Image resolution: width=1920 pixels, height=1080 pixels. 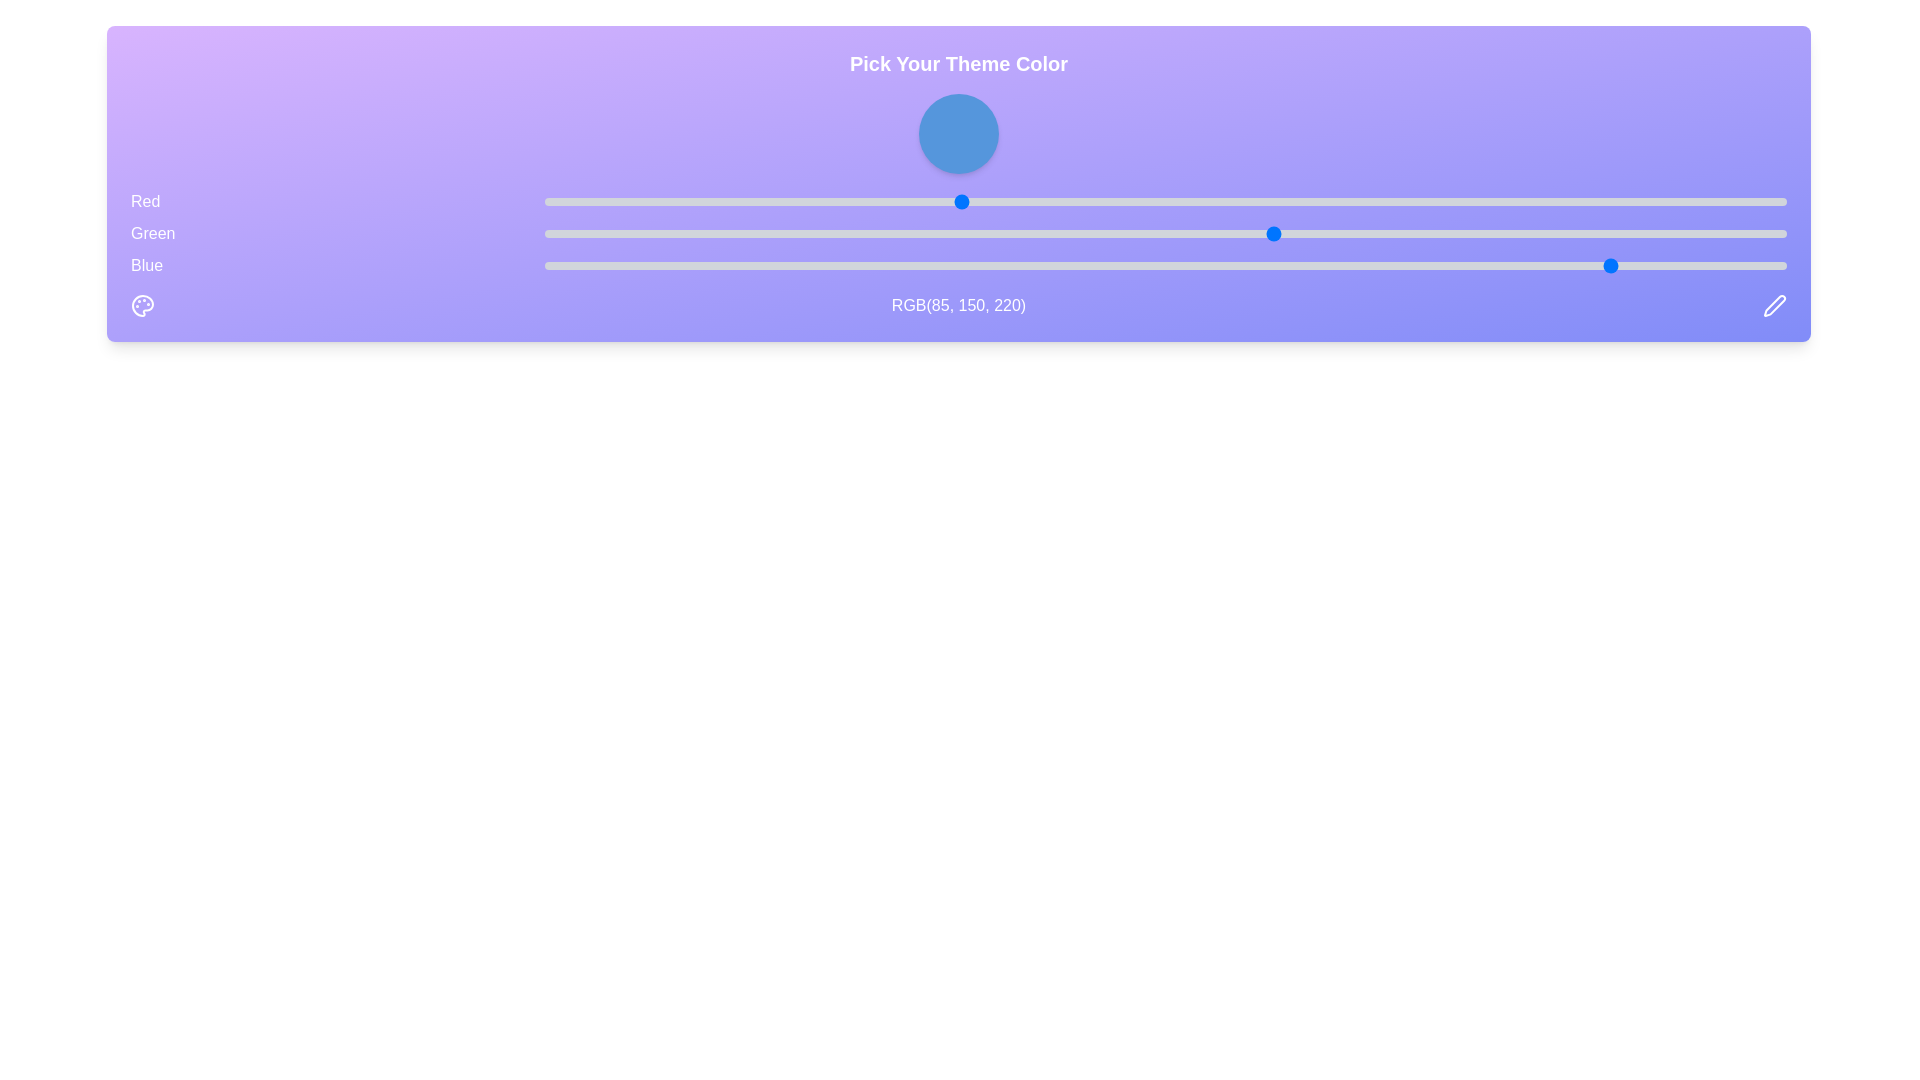 What do you see at coordinates (1089, 201) in the screenshot?
I see `the slider's value` at bounding box center [1089, 201].